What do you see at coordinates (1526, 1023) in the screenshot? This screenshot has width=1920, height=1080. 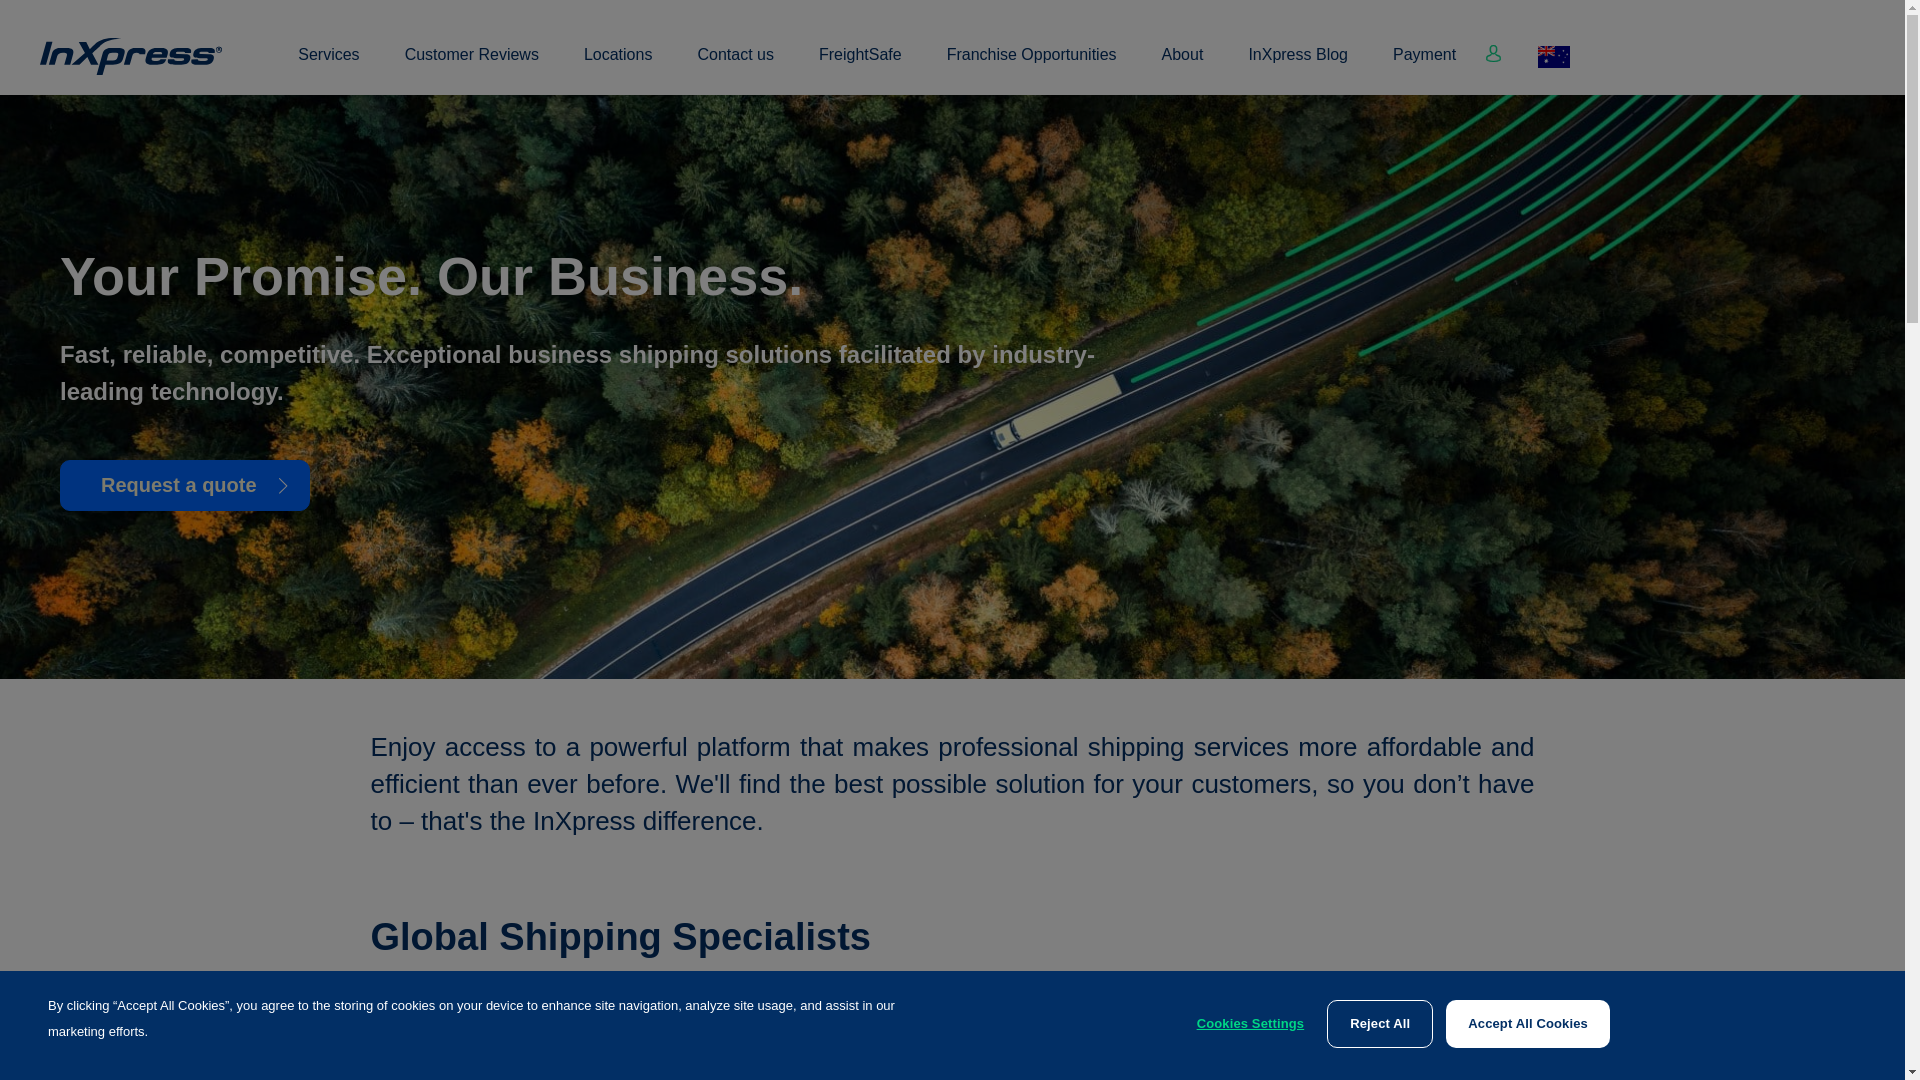 I see `'Accept All Cookies'` at bounding box center [1526, 1023].